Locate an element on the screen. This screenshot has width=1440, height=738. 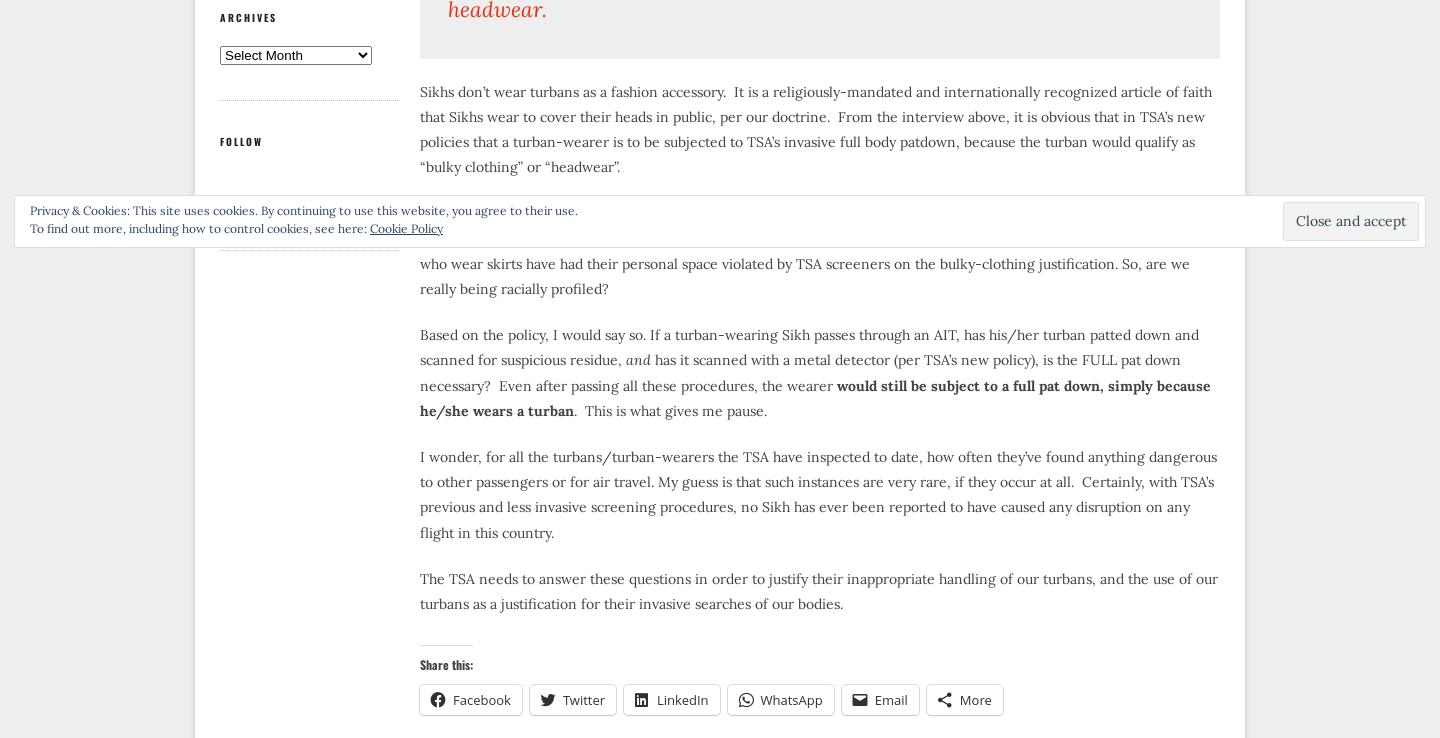
'To find out more, including how to control cookies, see here:' is located at coordinates (200, 227).